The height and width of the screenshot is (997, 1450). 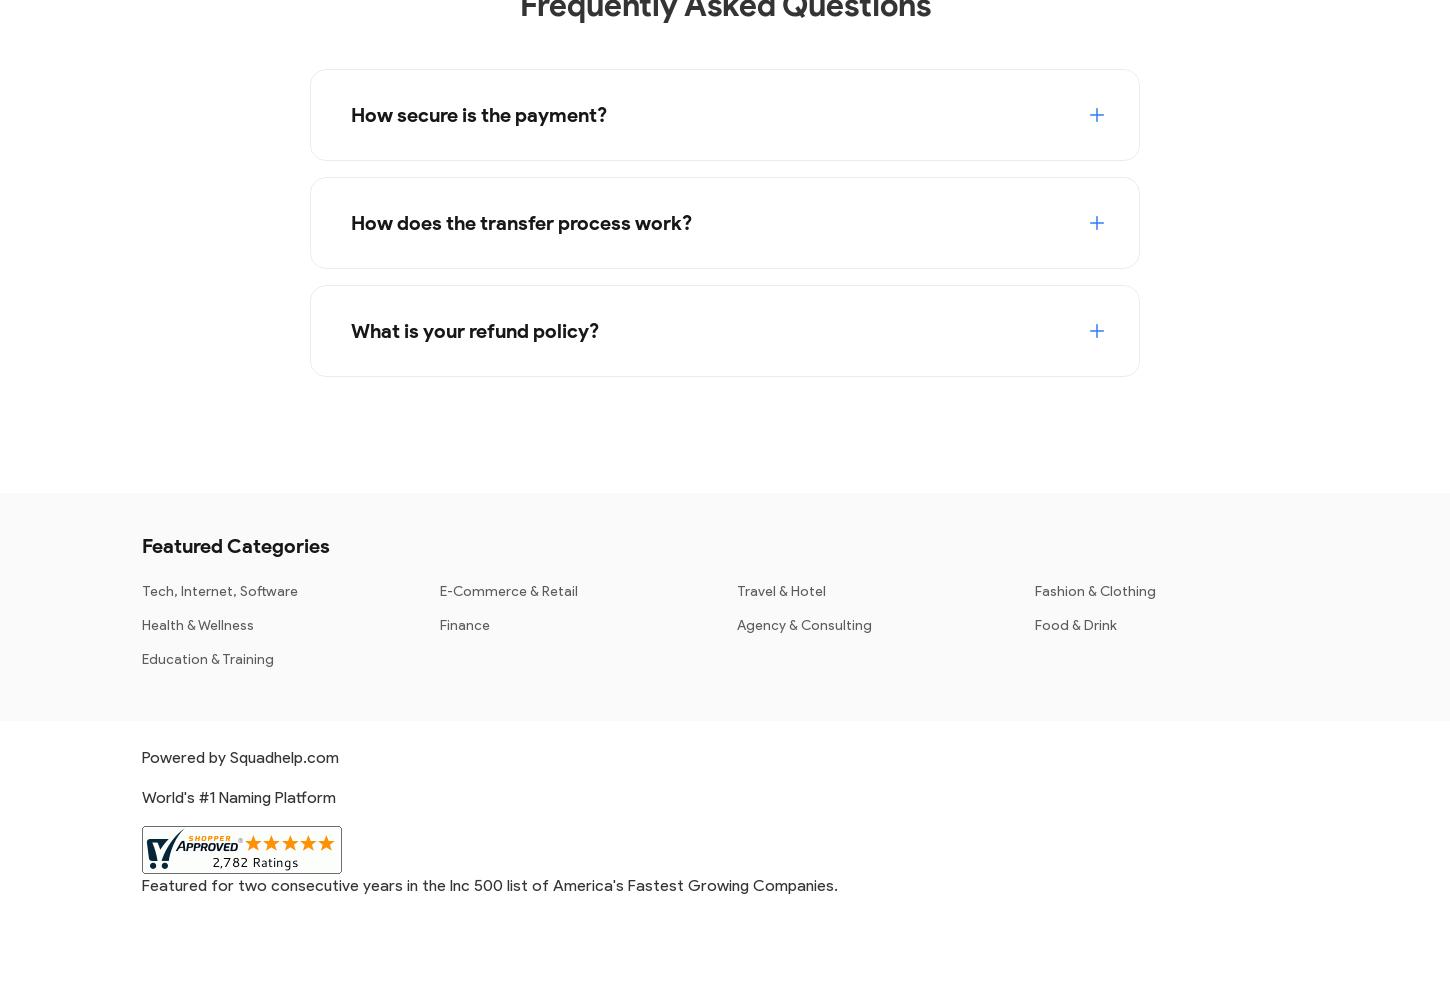 What do you see at coordinates (463, 623) in the screenshot?
I see `'Finance'` at bounding box center [463, 623].